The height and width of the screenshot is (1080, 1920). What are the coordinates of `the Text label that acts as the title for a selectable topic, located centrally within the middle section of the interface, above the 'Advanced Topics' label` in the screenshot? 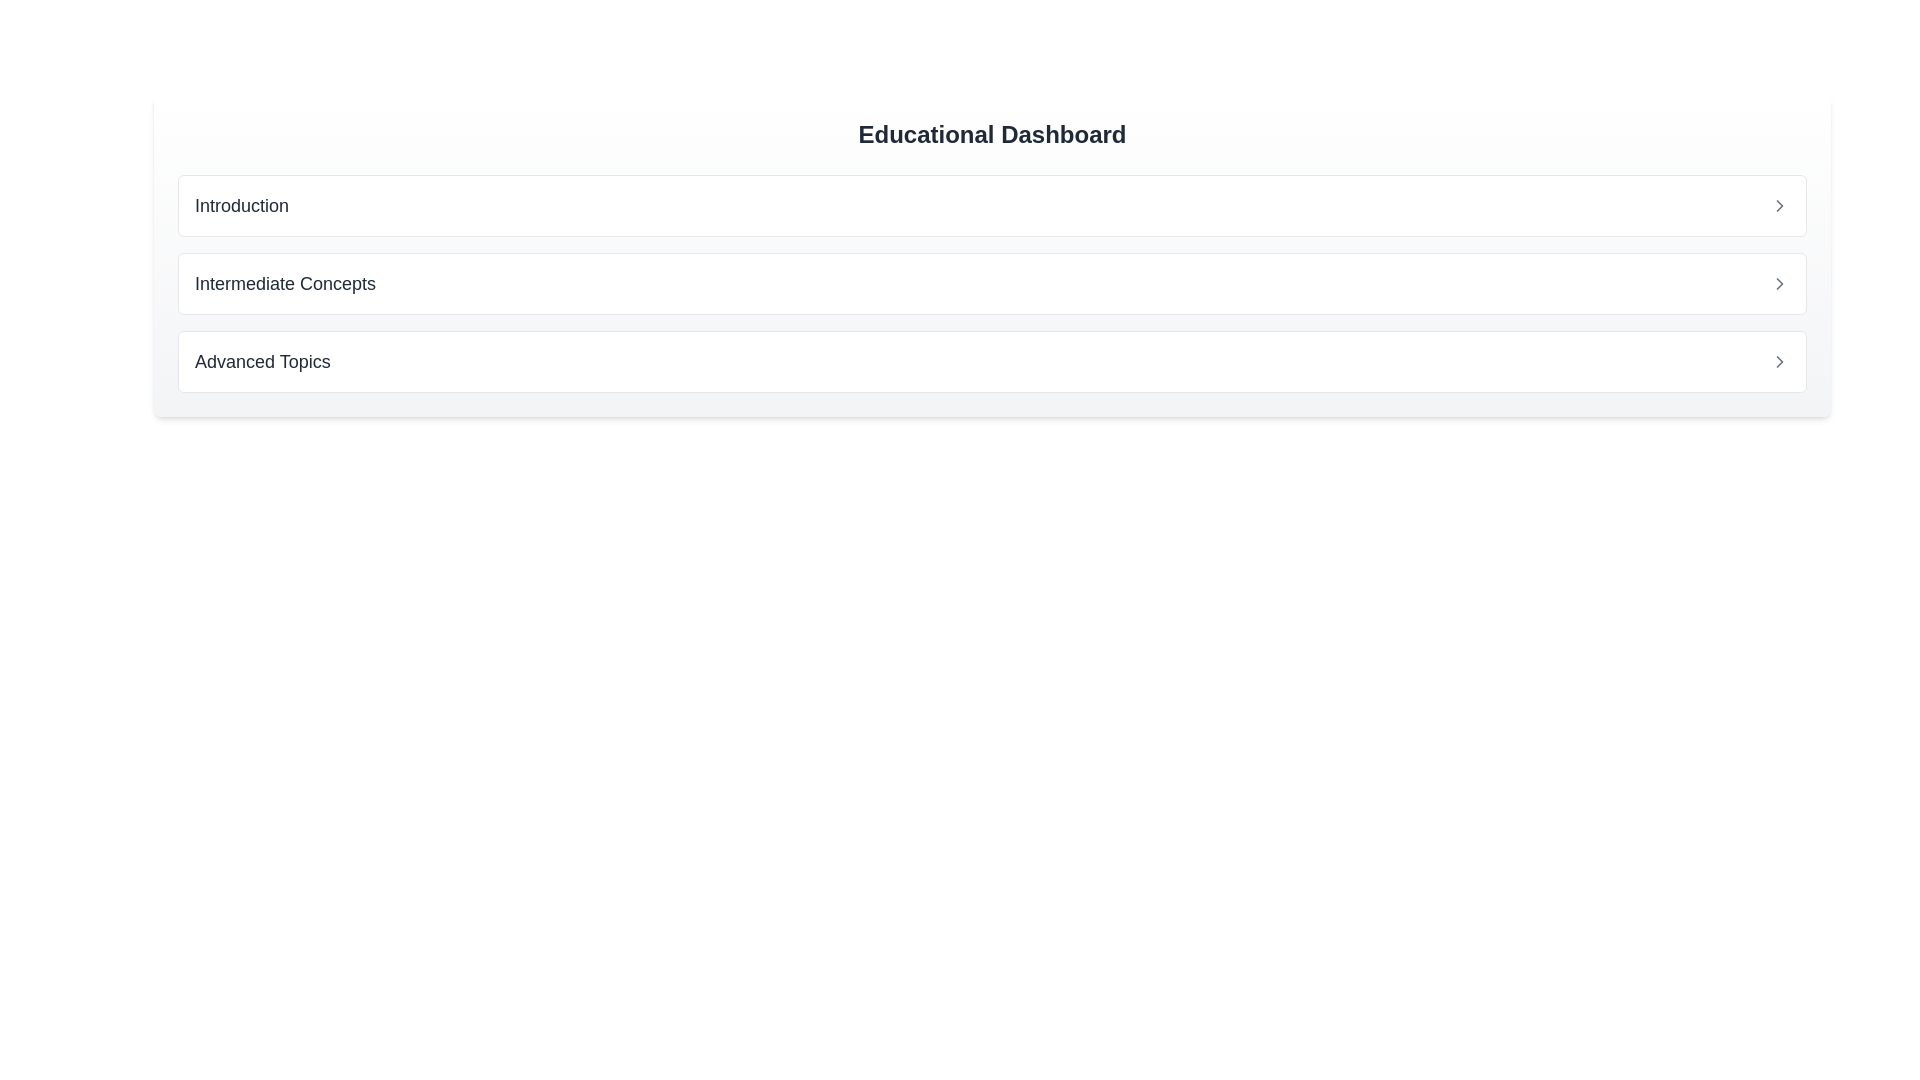 It's located at (284, 284).